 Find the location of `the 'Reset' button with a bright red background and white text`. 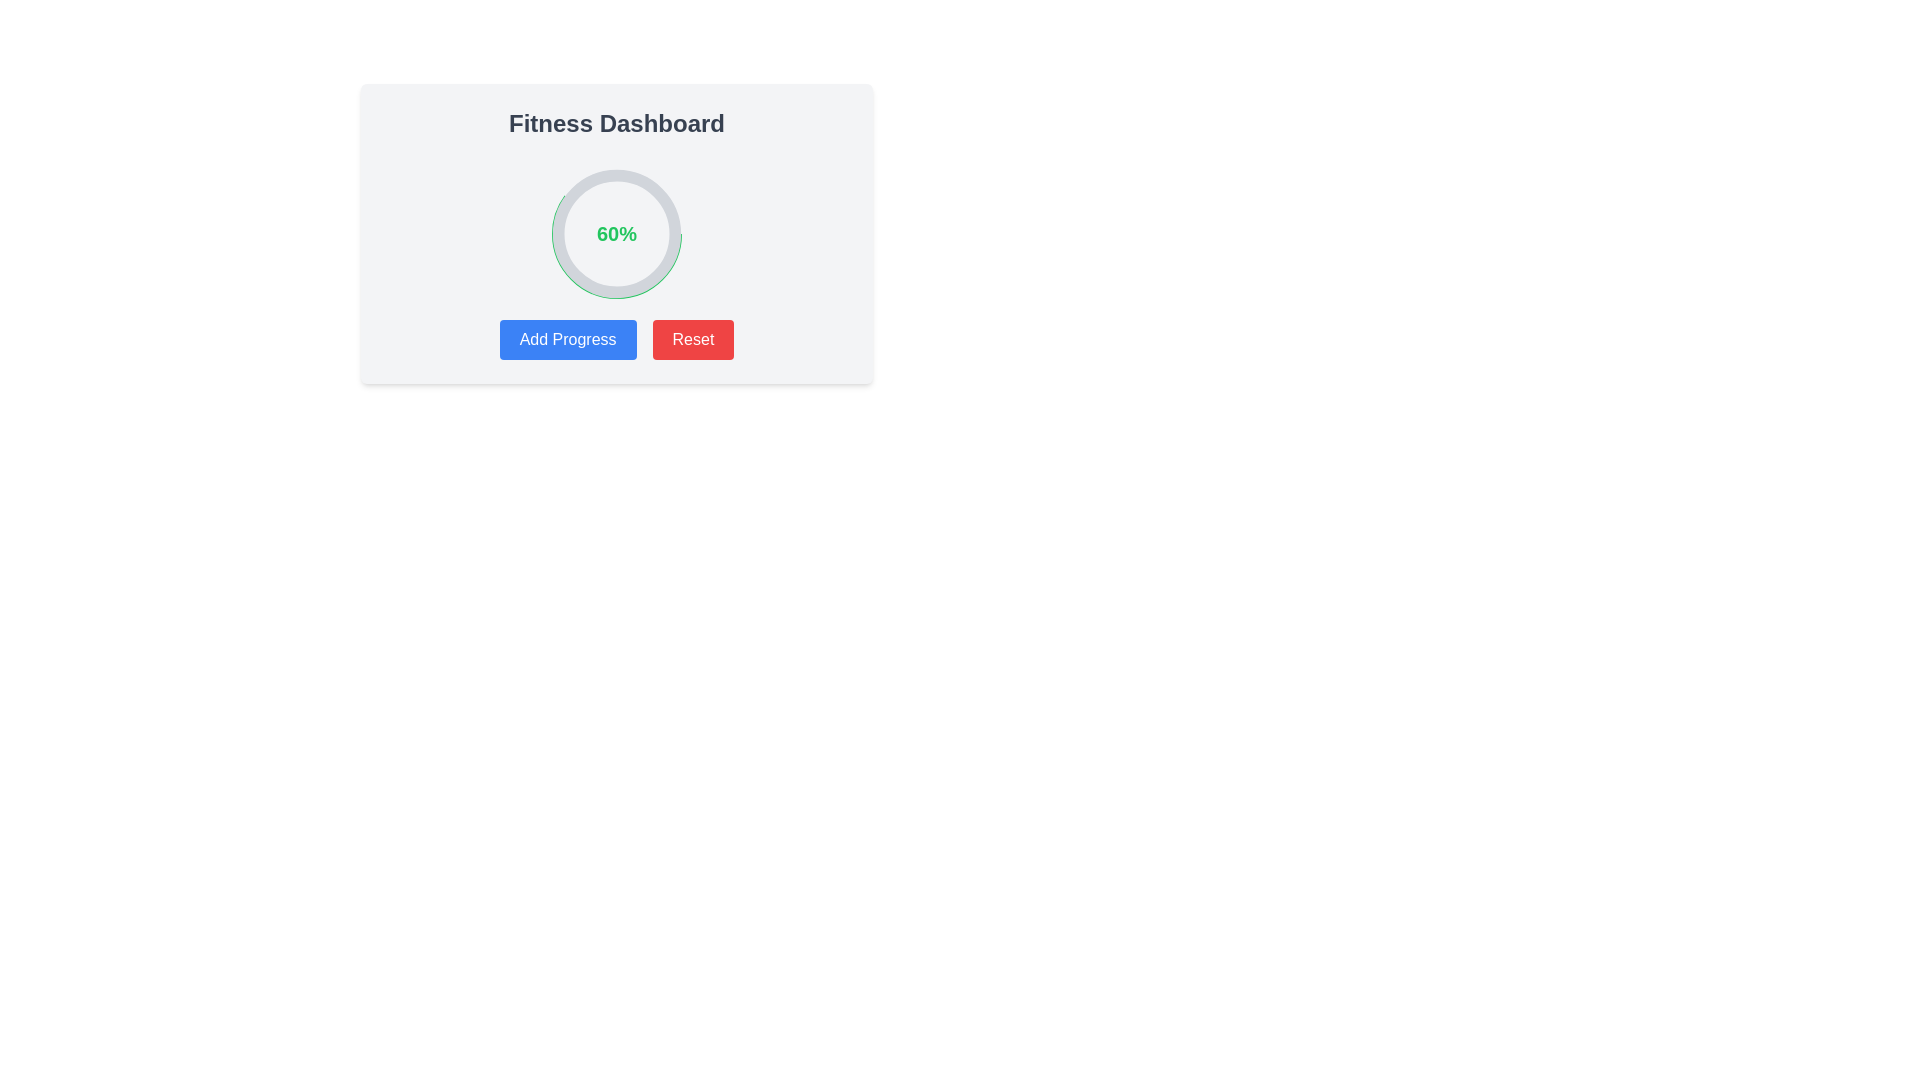

the 'Reset' button with a bright red background and white text is located at coordinates (693, 338).